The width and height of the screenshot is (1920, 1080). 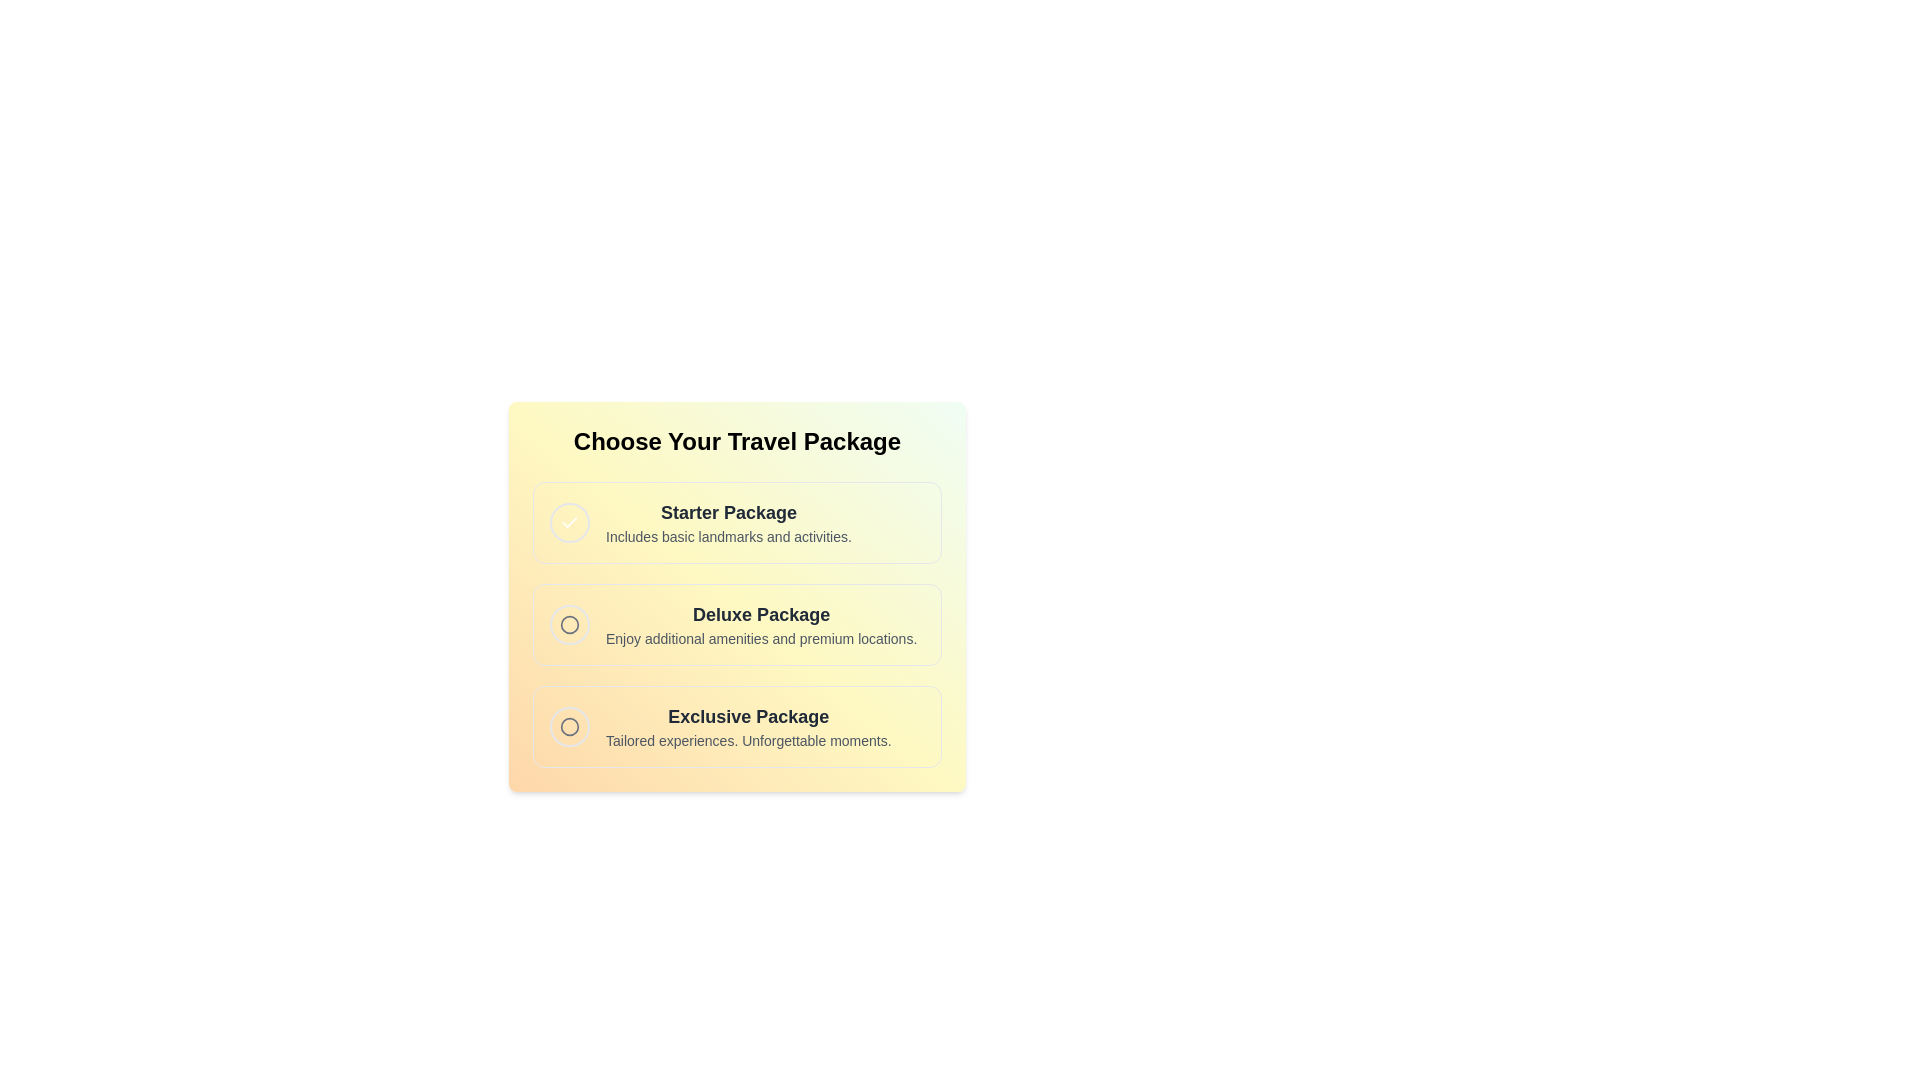 What do you see at coordinates (747, 740) in the screenshot?
I see `the text label that reads 'Tailored experiences. Unforgettable moments.' located below the 'Exclusive Package' header in the third travel package card` at bounding box center [747, 740].